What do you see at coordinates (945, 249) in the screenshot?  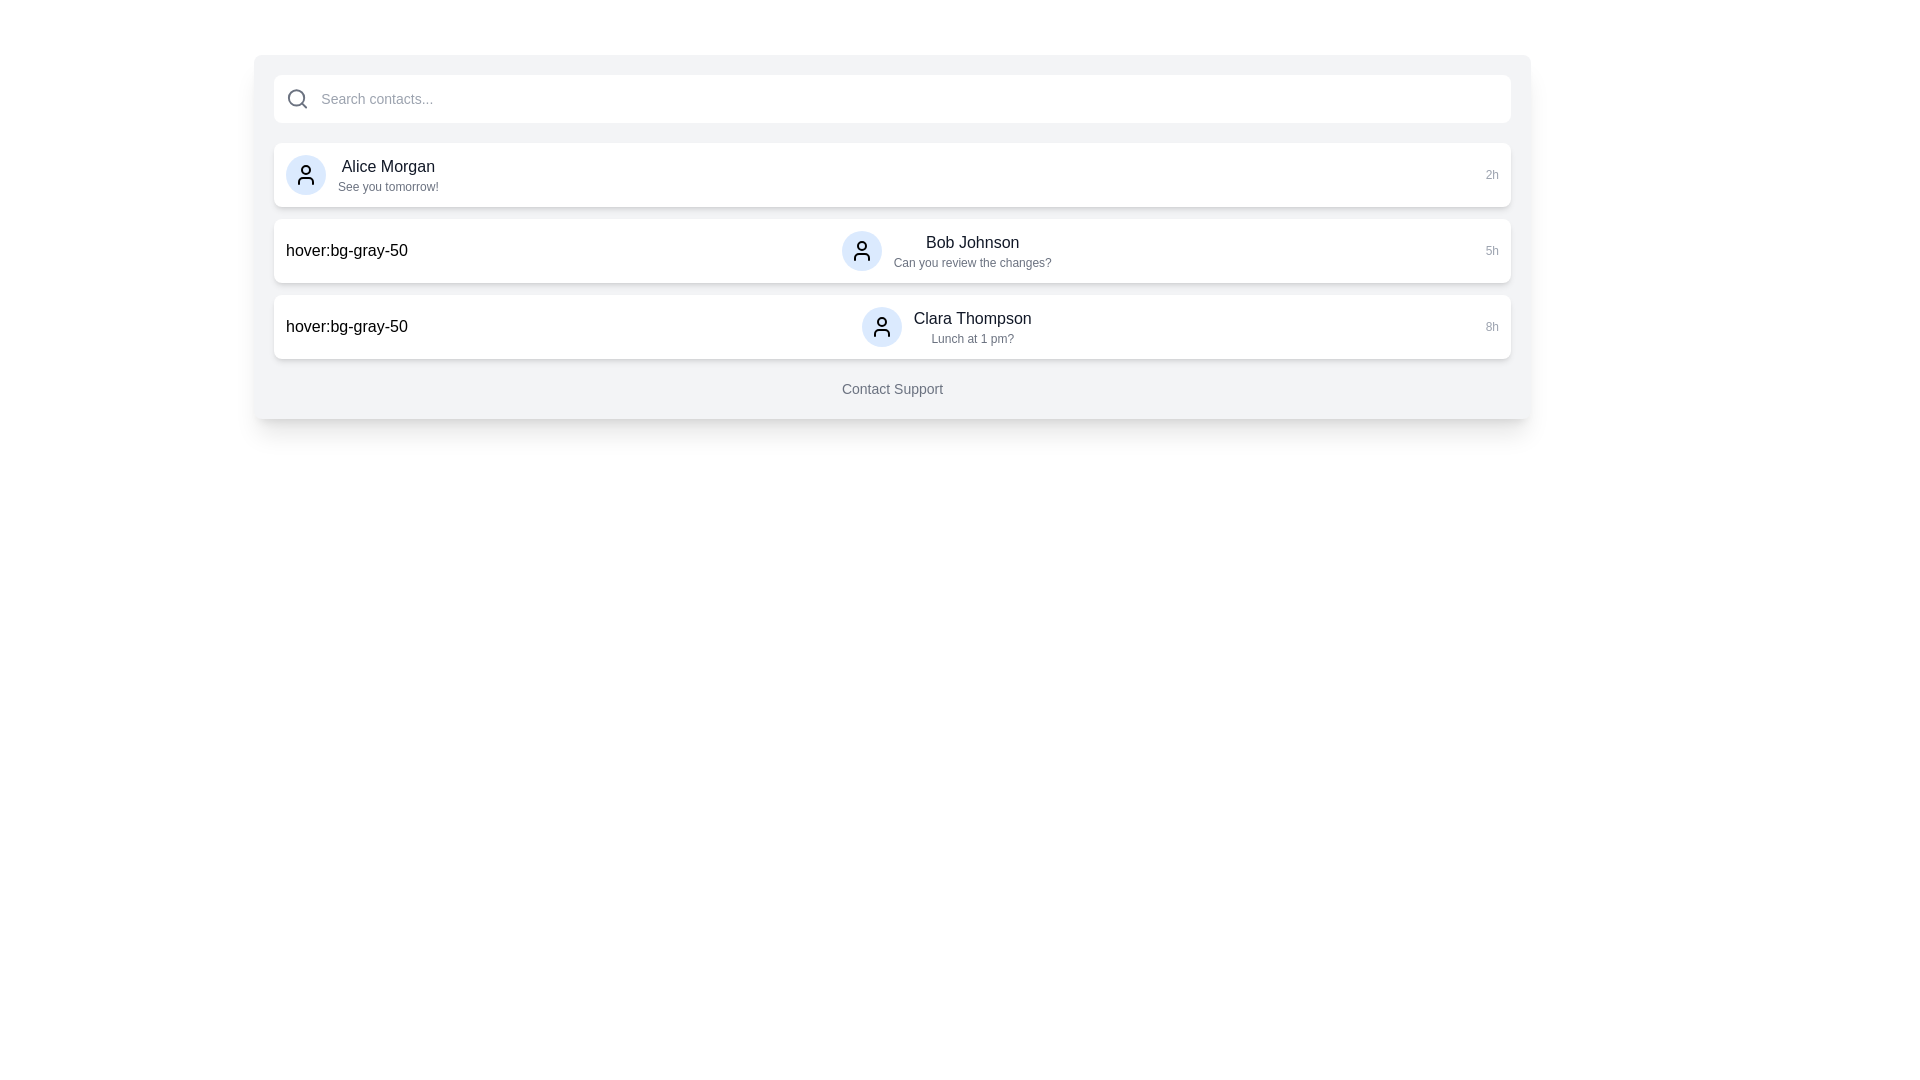 I see `to select the User contact preview item for 'Bob Johnson' which features a rounded avatar with a light blue background and bold text indicating the name, along with a lighter gray message underneath` at bounding box center [945, 249].